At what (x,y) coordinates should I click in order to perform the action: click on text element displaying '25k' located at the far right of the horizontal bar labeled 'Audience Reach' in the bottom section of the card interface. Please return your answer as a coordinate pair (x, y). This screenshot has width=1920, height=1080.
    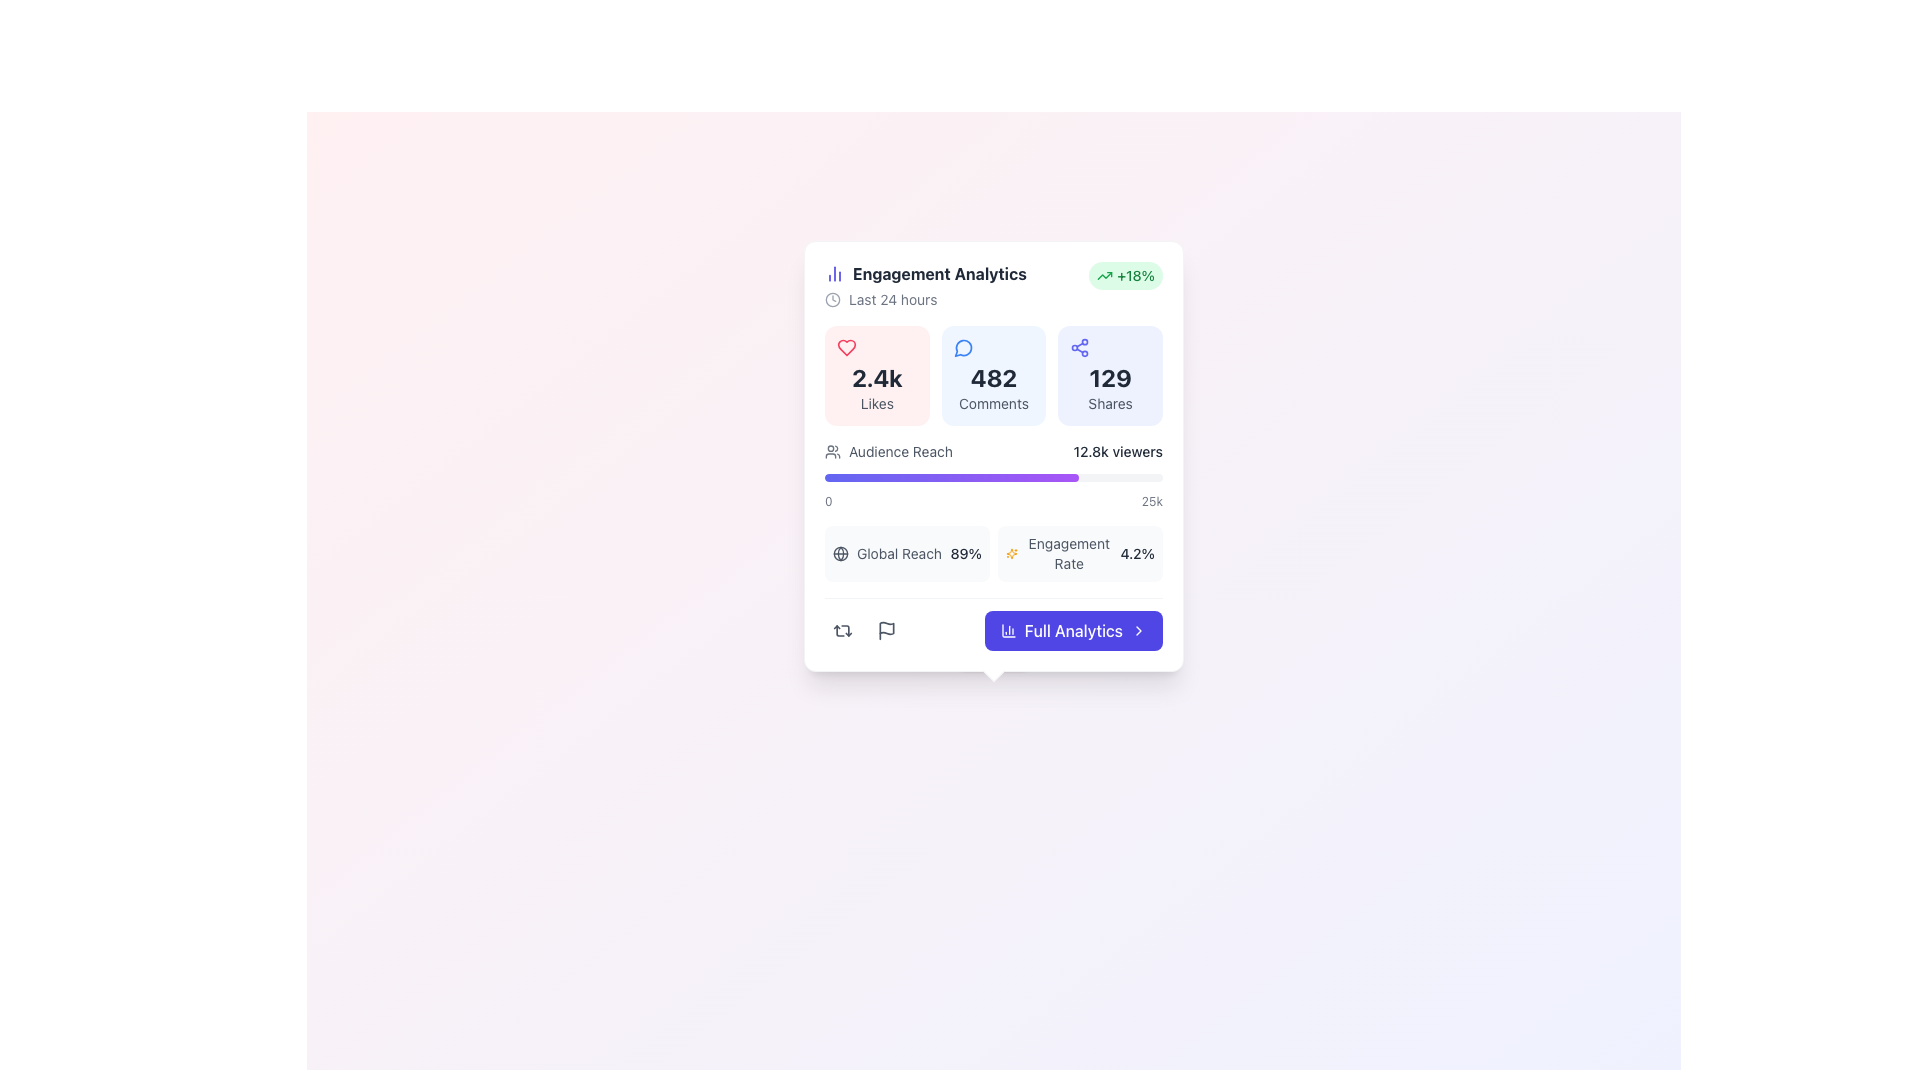
    Looking at the image, I should click on (1152, 500).